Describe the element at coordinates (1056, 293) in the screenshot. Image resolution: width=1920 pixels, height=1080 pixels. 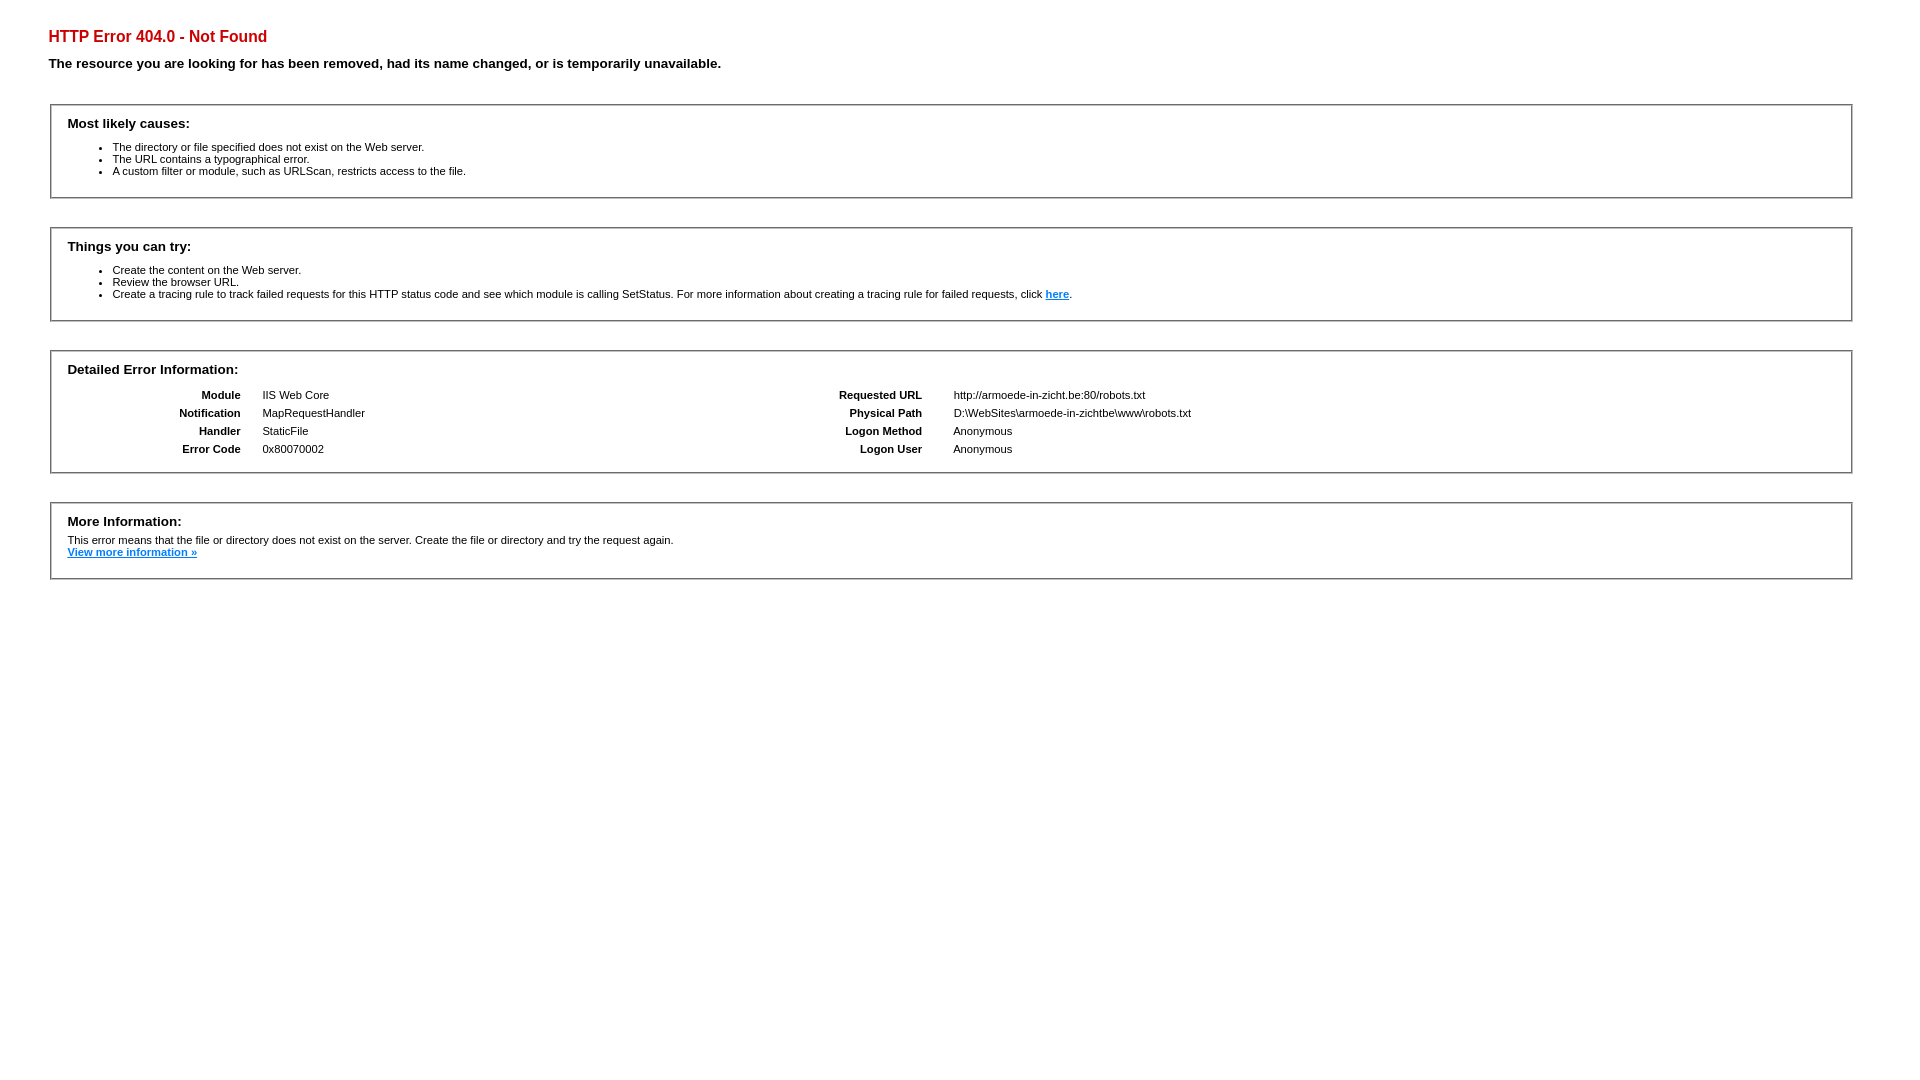
I see `'here'` at that location.